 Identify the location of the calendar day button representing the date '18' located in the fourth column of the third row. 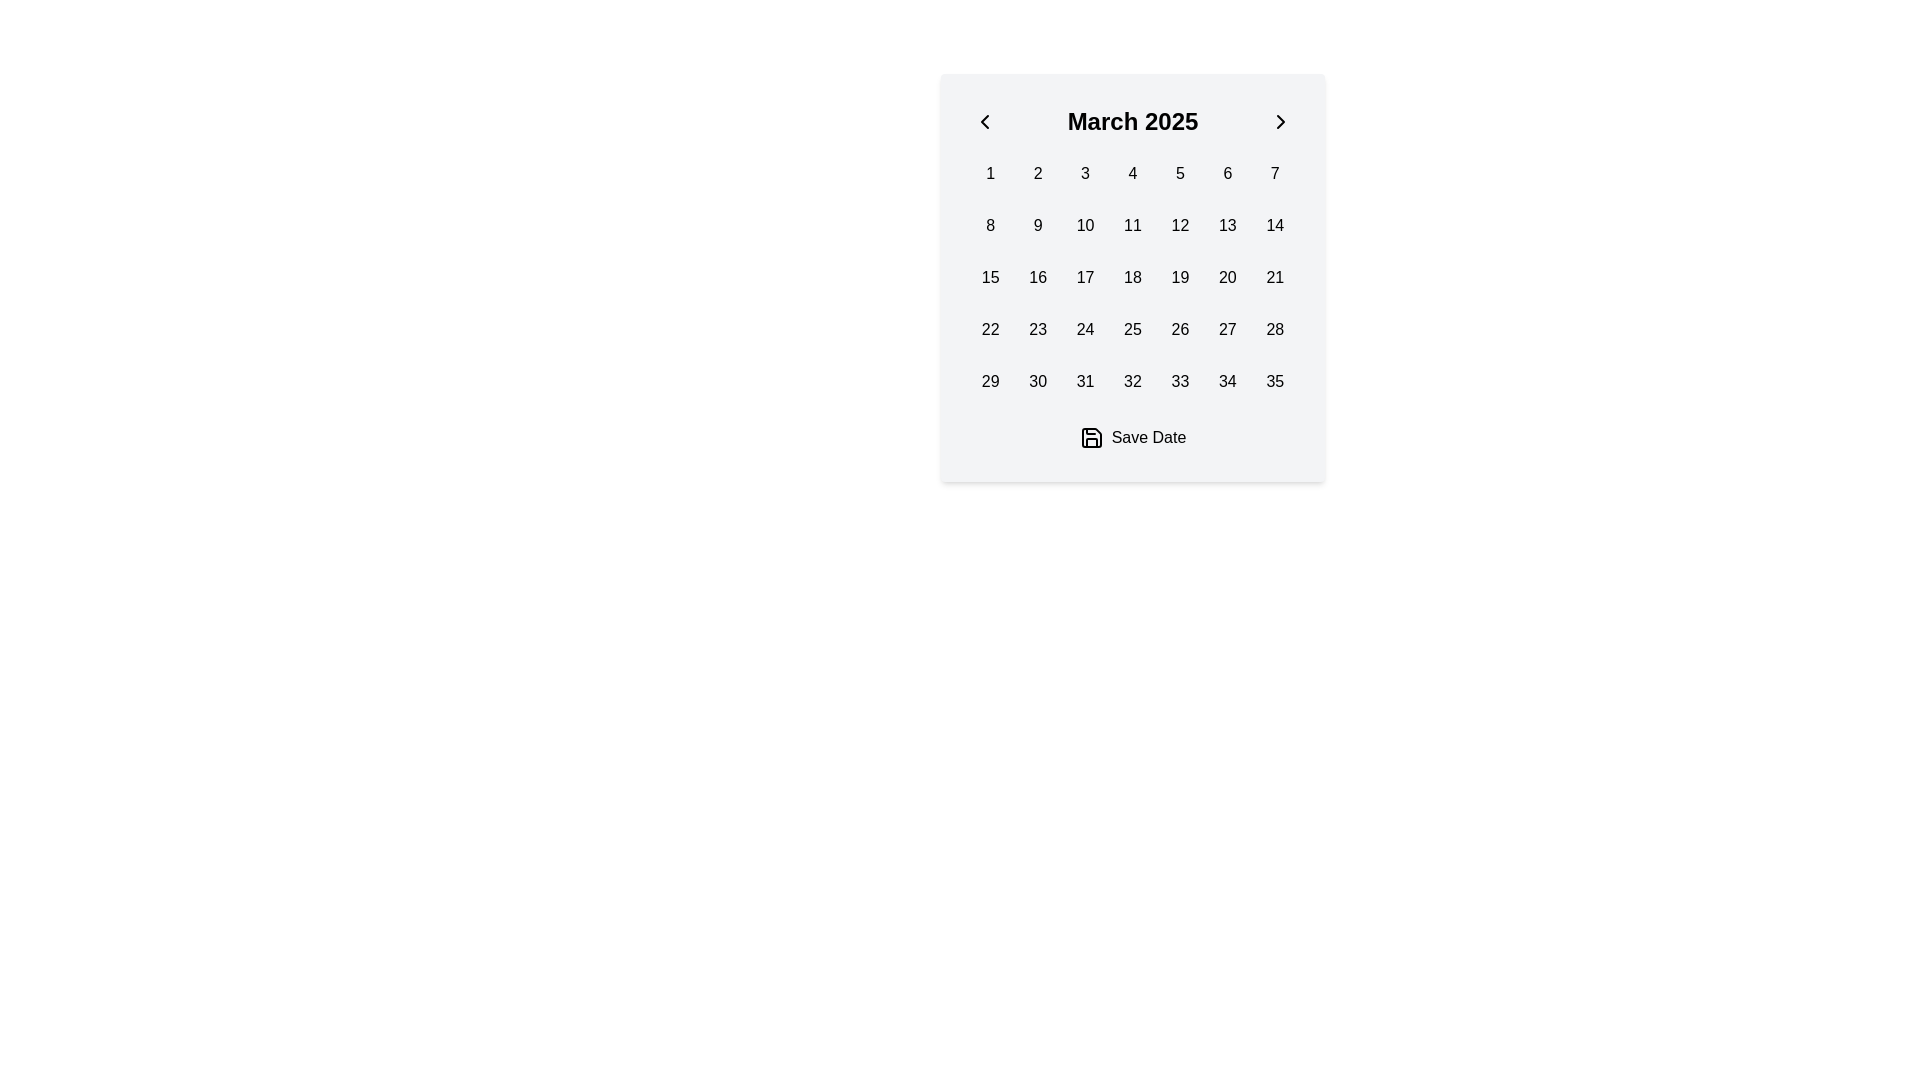
(1132, 277).